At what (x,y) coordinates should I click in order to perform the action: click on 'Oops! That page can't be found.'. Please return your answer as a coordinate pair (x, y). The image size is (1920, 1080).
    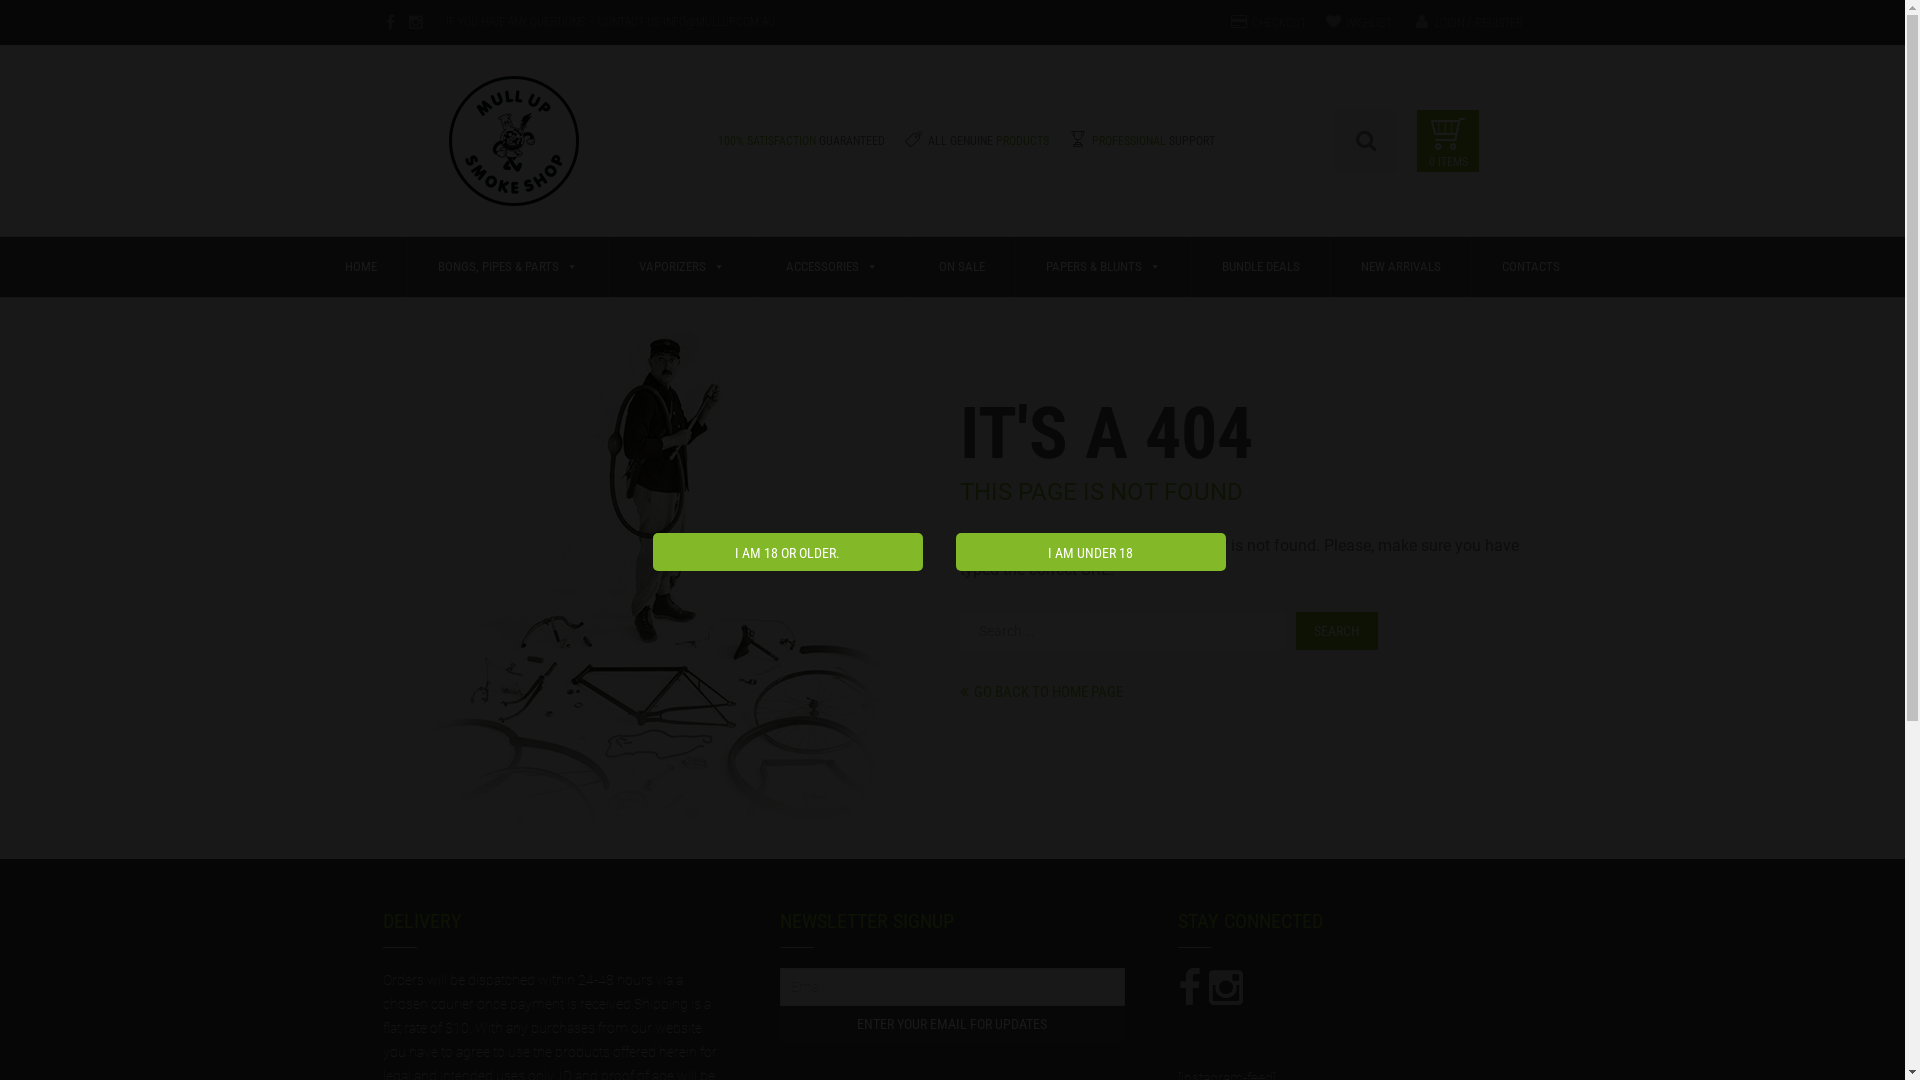
    Looking at the image, I should click on (670, 578).